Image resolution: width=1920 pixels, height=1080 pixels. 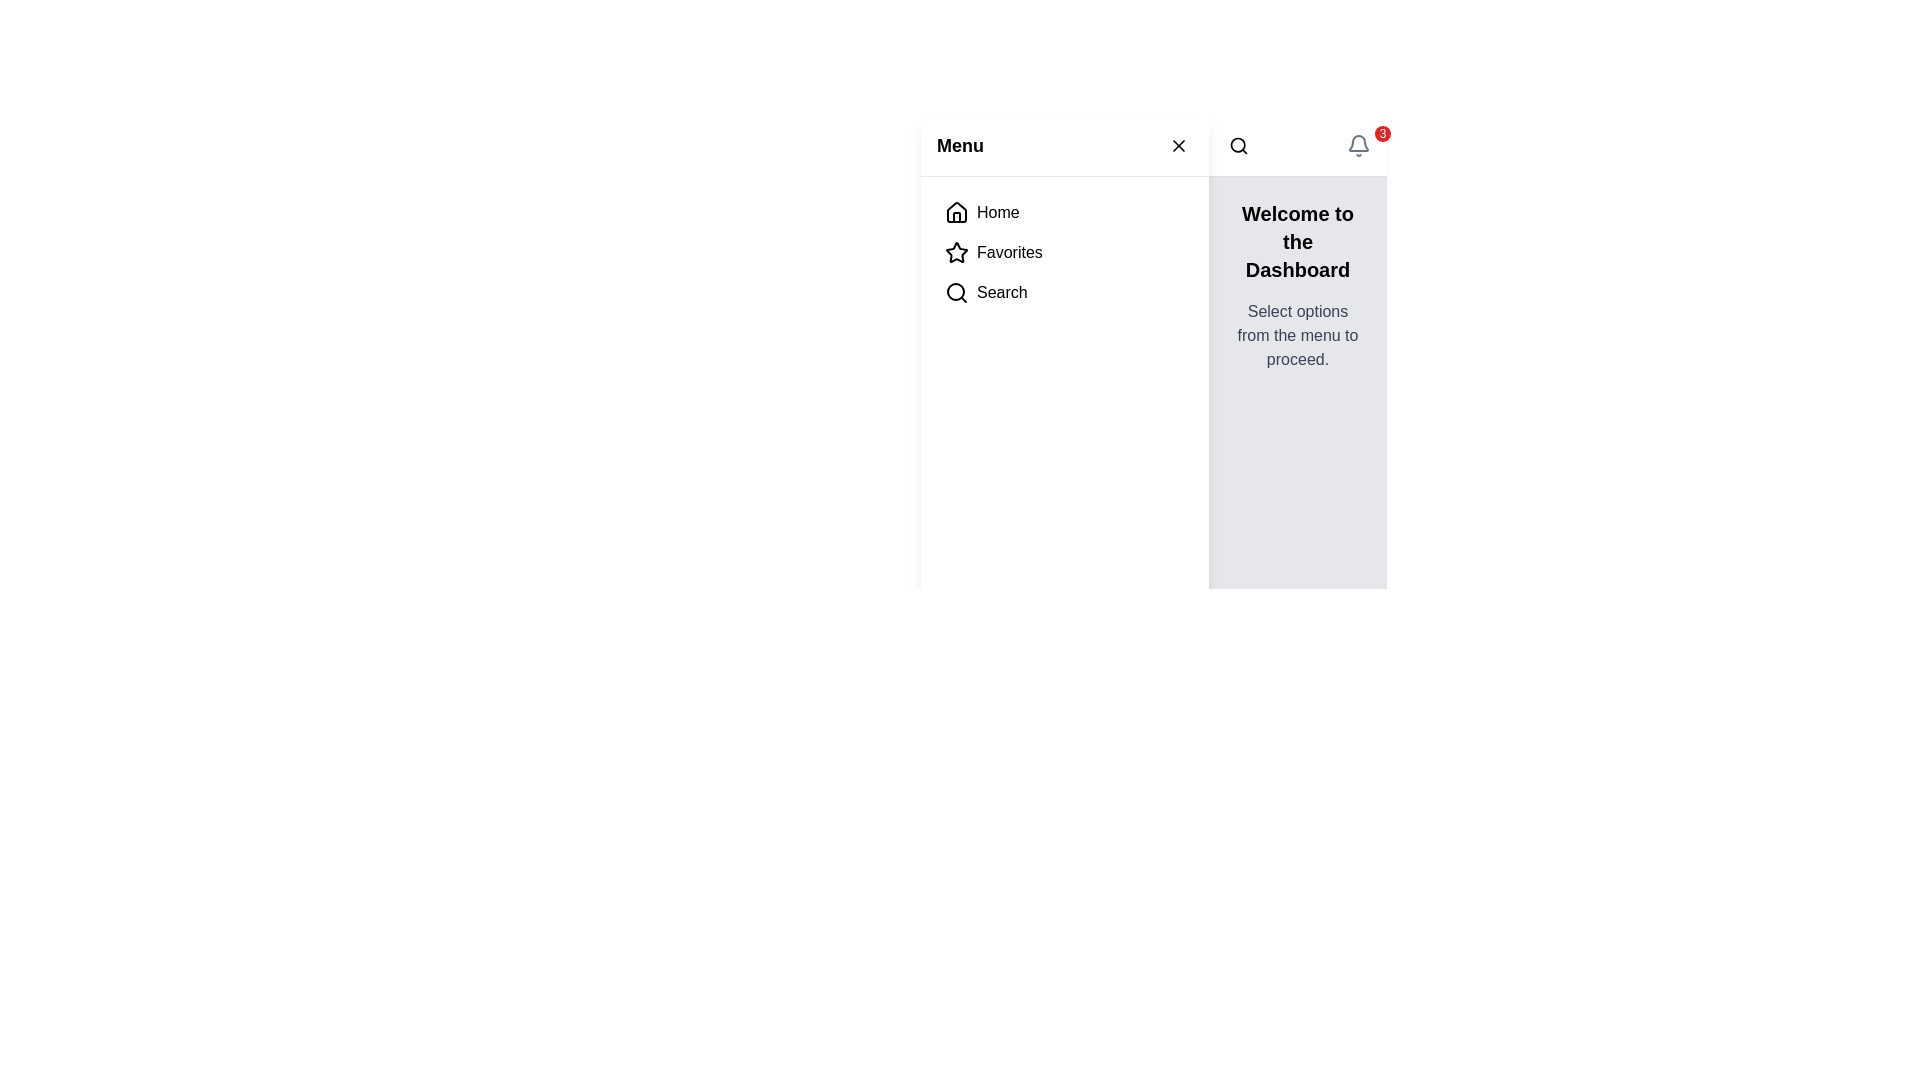 I want to click on the static text that reads 'Select options from the menu to proceed.', styled in gray and positioned below the 'Welcome to the Dashboard' heading, so click(x=1297, y=334).